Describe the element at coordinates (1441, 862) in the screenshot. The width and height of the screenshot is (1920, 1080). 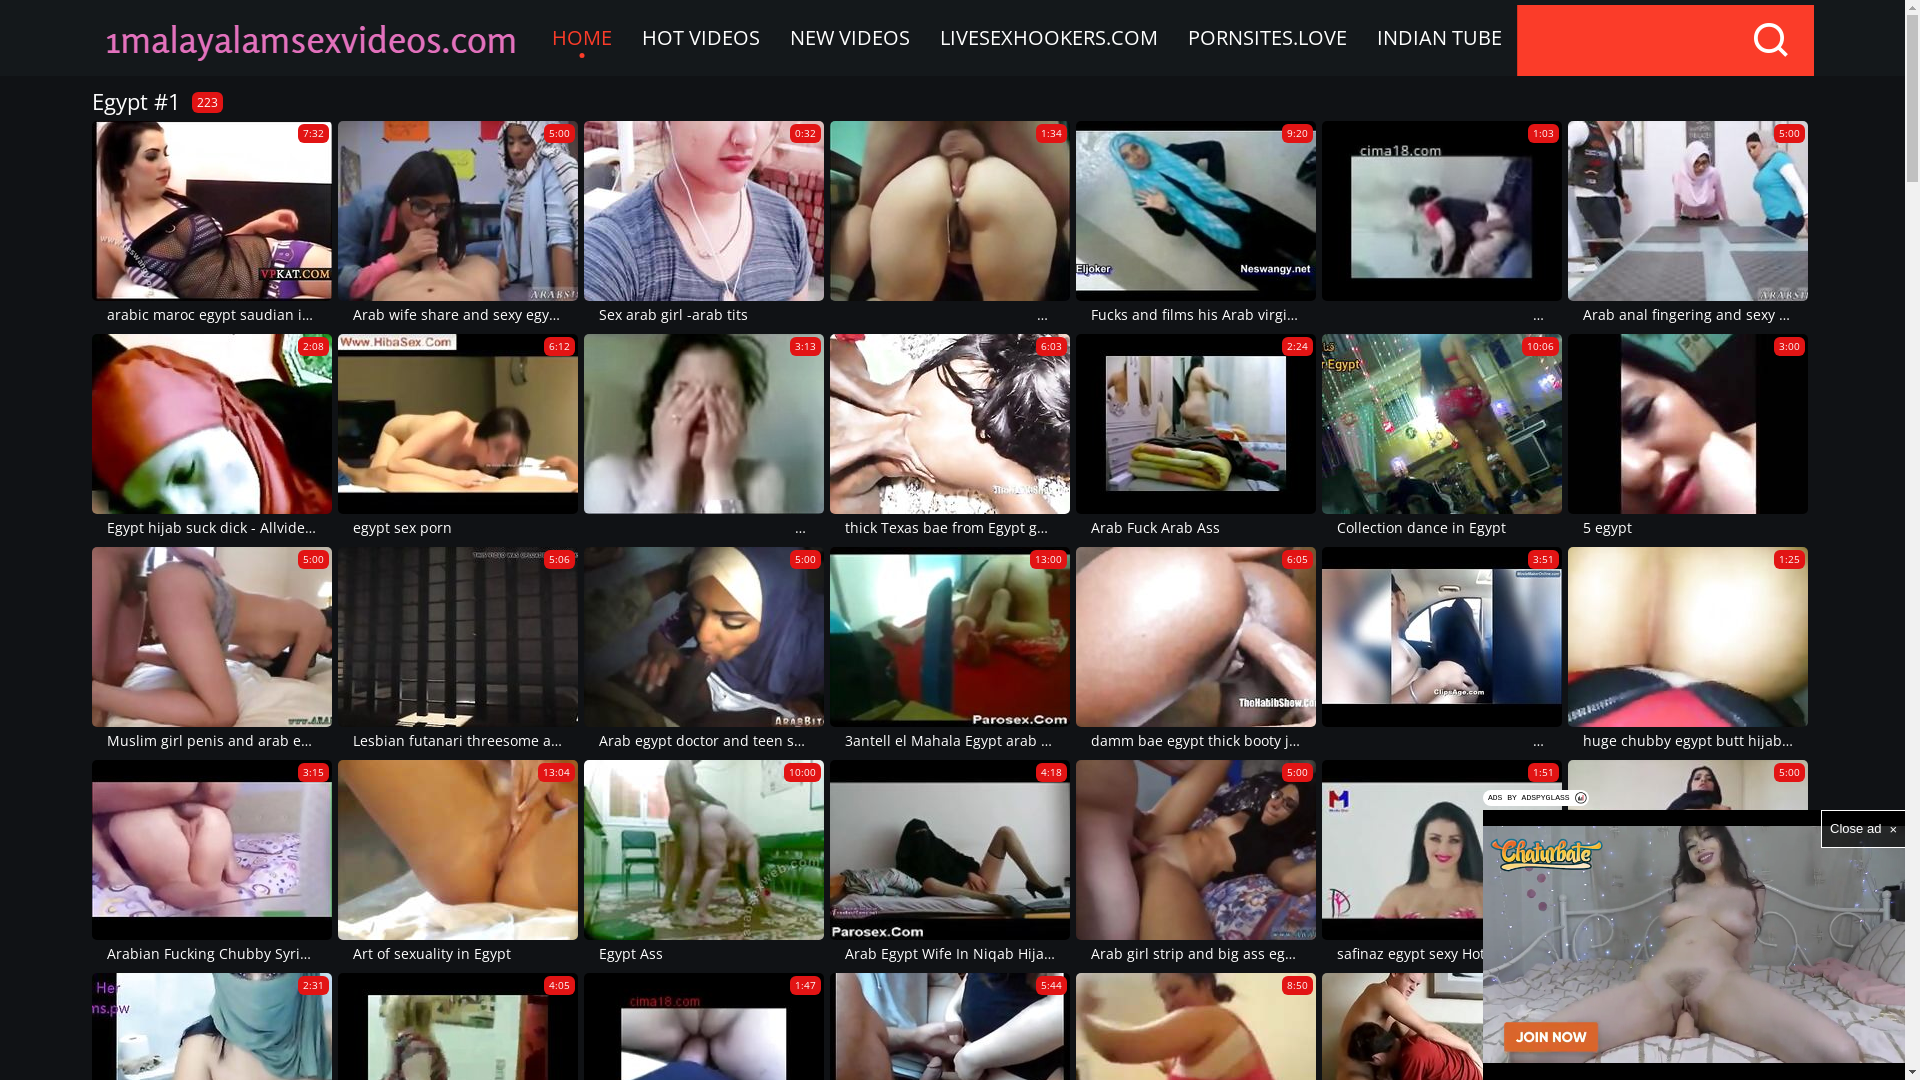
I see `'1:51` at that location.